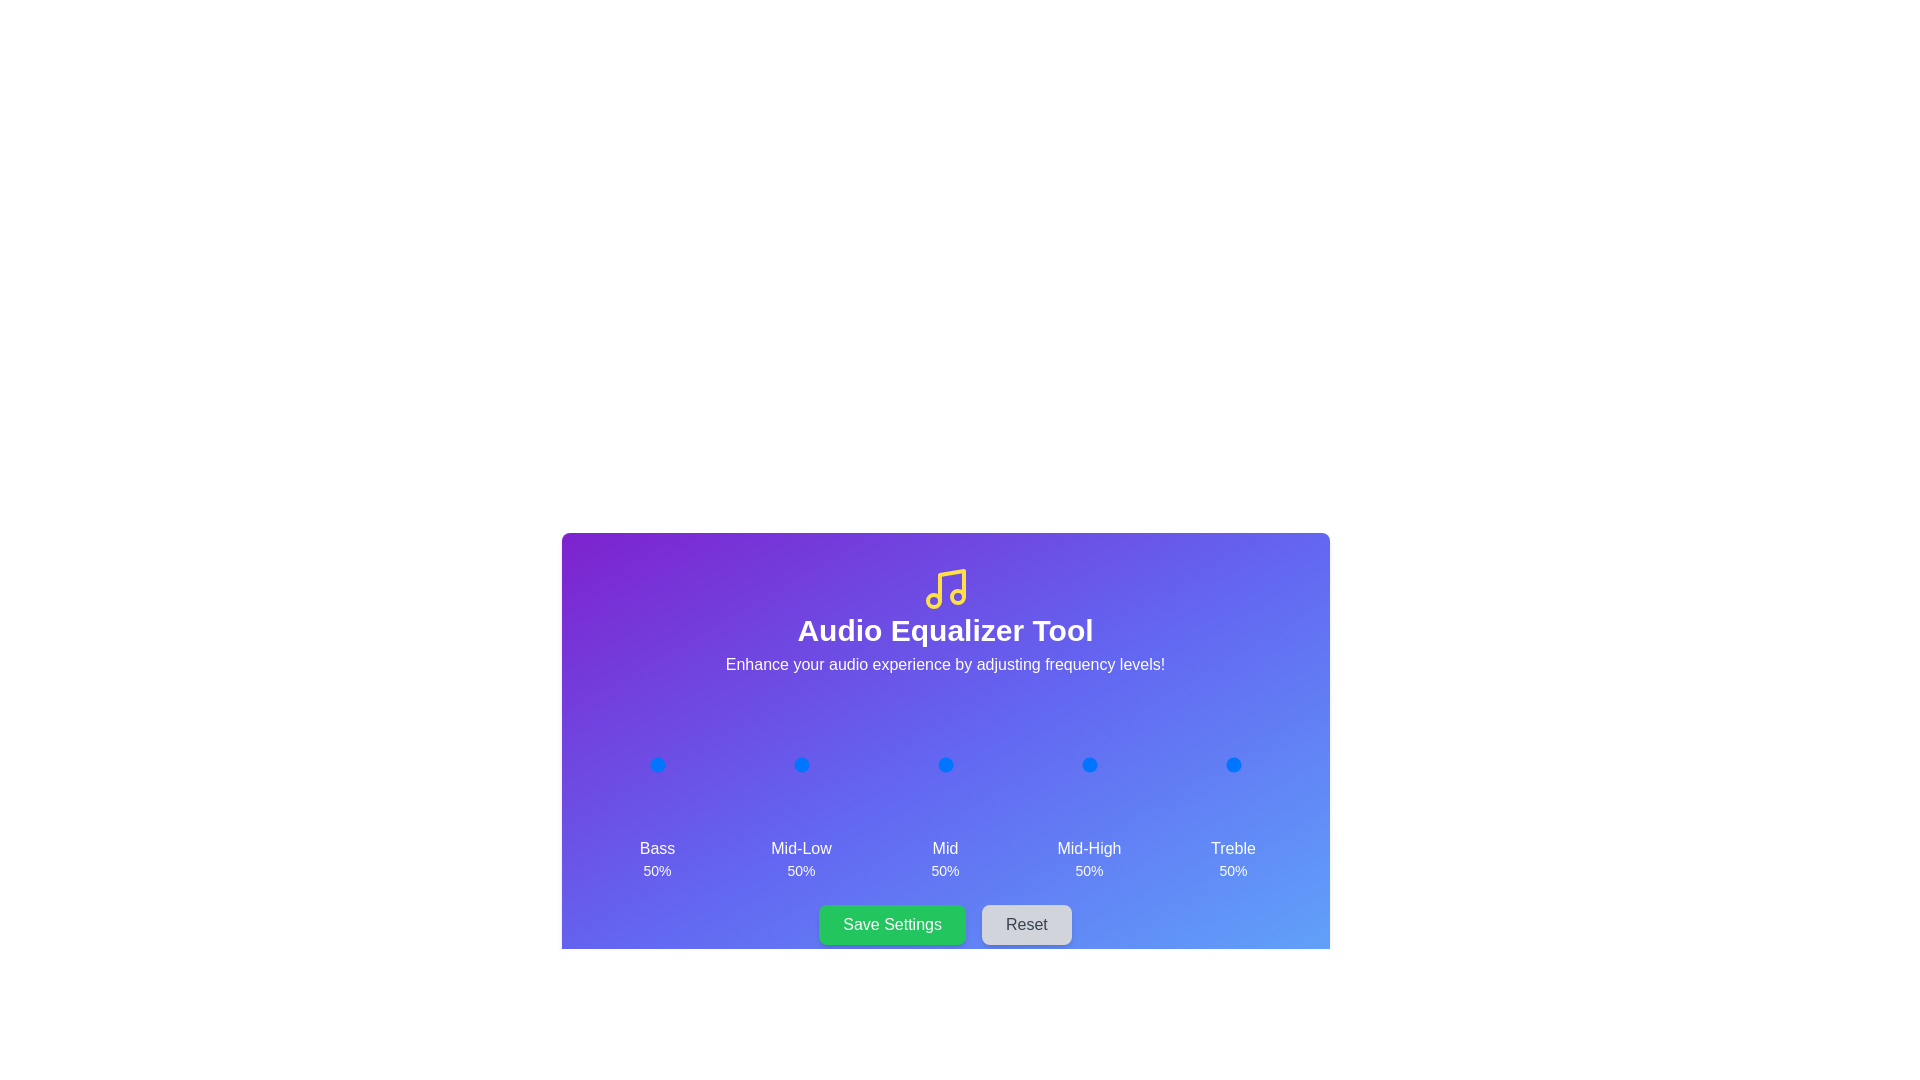 The width and height of the screenshot is (1920, 1080). I want to click on the Bass Slider to observe hover effects, so click(657, 764).